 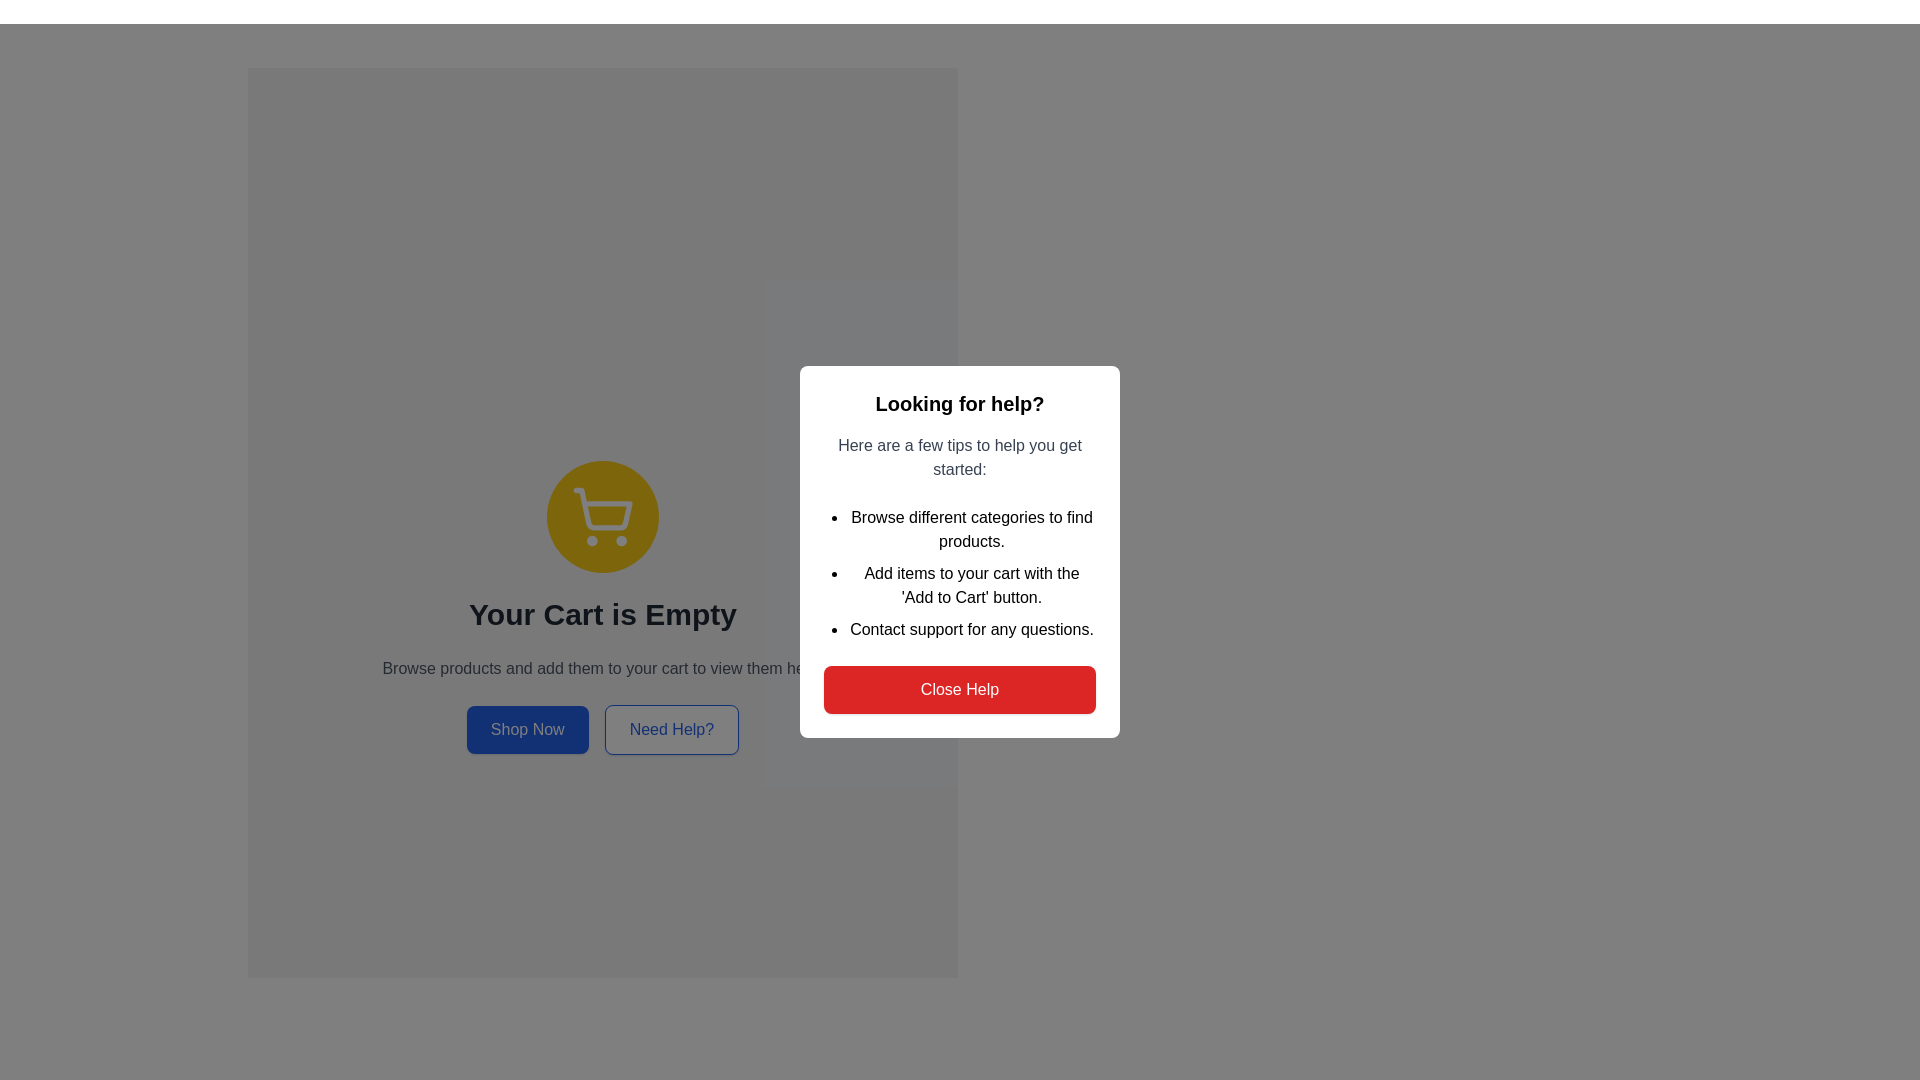 What do you see at coordinates (602, 515) in the screenshot?
I see `the shopping cart icon, which is a bright white vector graphic inside a yellow circular background, located near the center of the cart-themed section of the interface` at bounding box center [602, 515].